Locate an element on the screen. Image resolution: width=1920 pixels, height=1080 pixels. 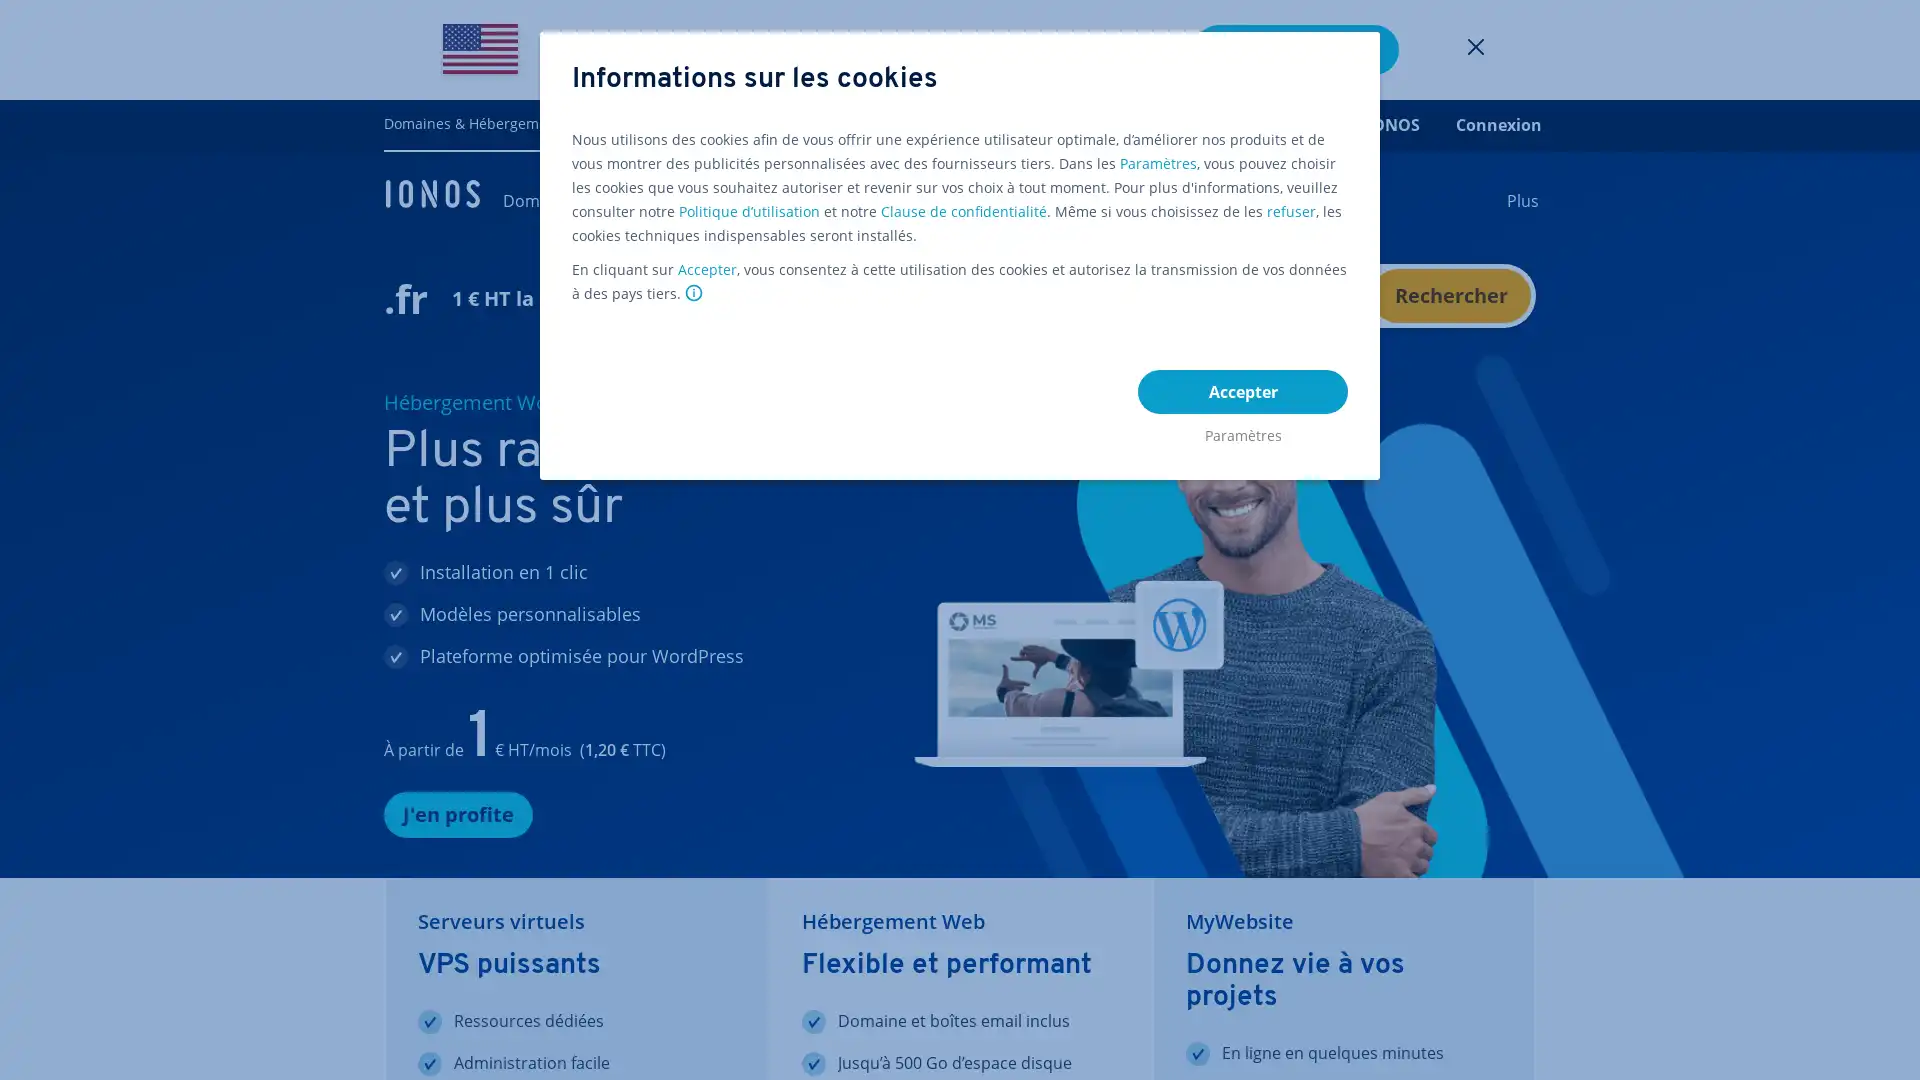
Accepter is located at coordinates (1242, 392).